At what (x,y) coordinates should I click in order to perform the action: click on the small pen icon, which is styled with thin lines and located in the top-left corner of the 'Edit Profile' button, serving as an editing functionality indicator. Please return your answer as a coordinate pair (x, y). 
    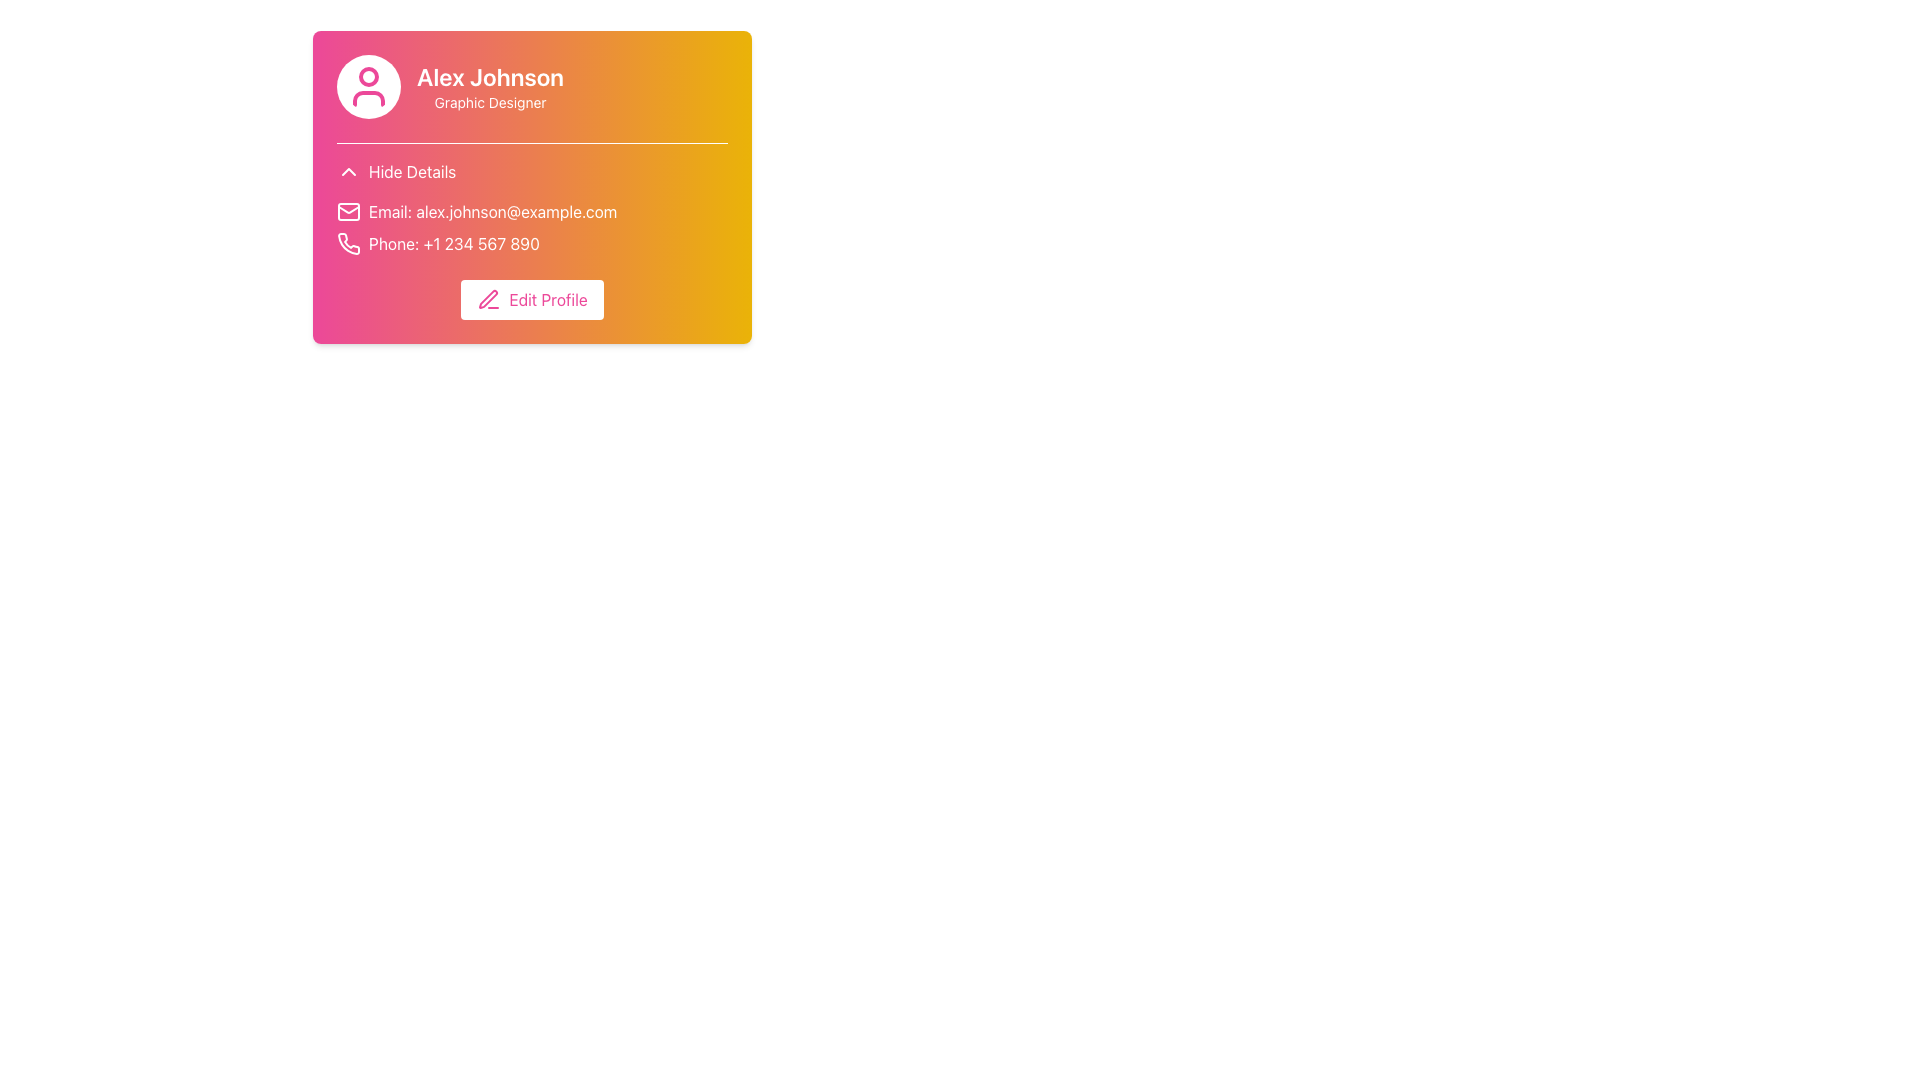
    Looking at the image, I should click on (488, 299).